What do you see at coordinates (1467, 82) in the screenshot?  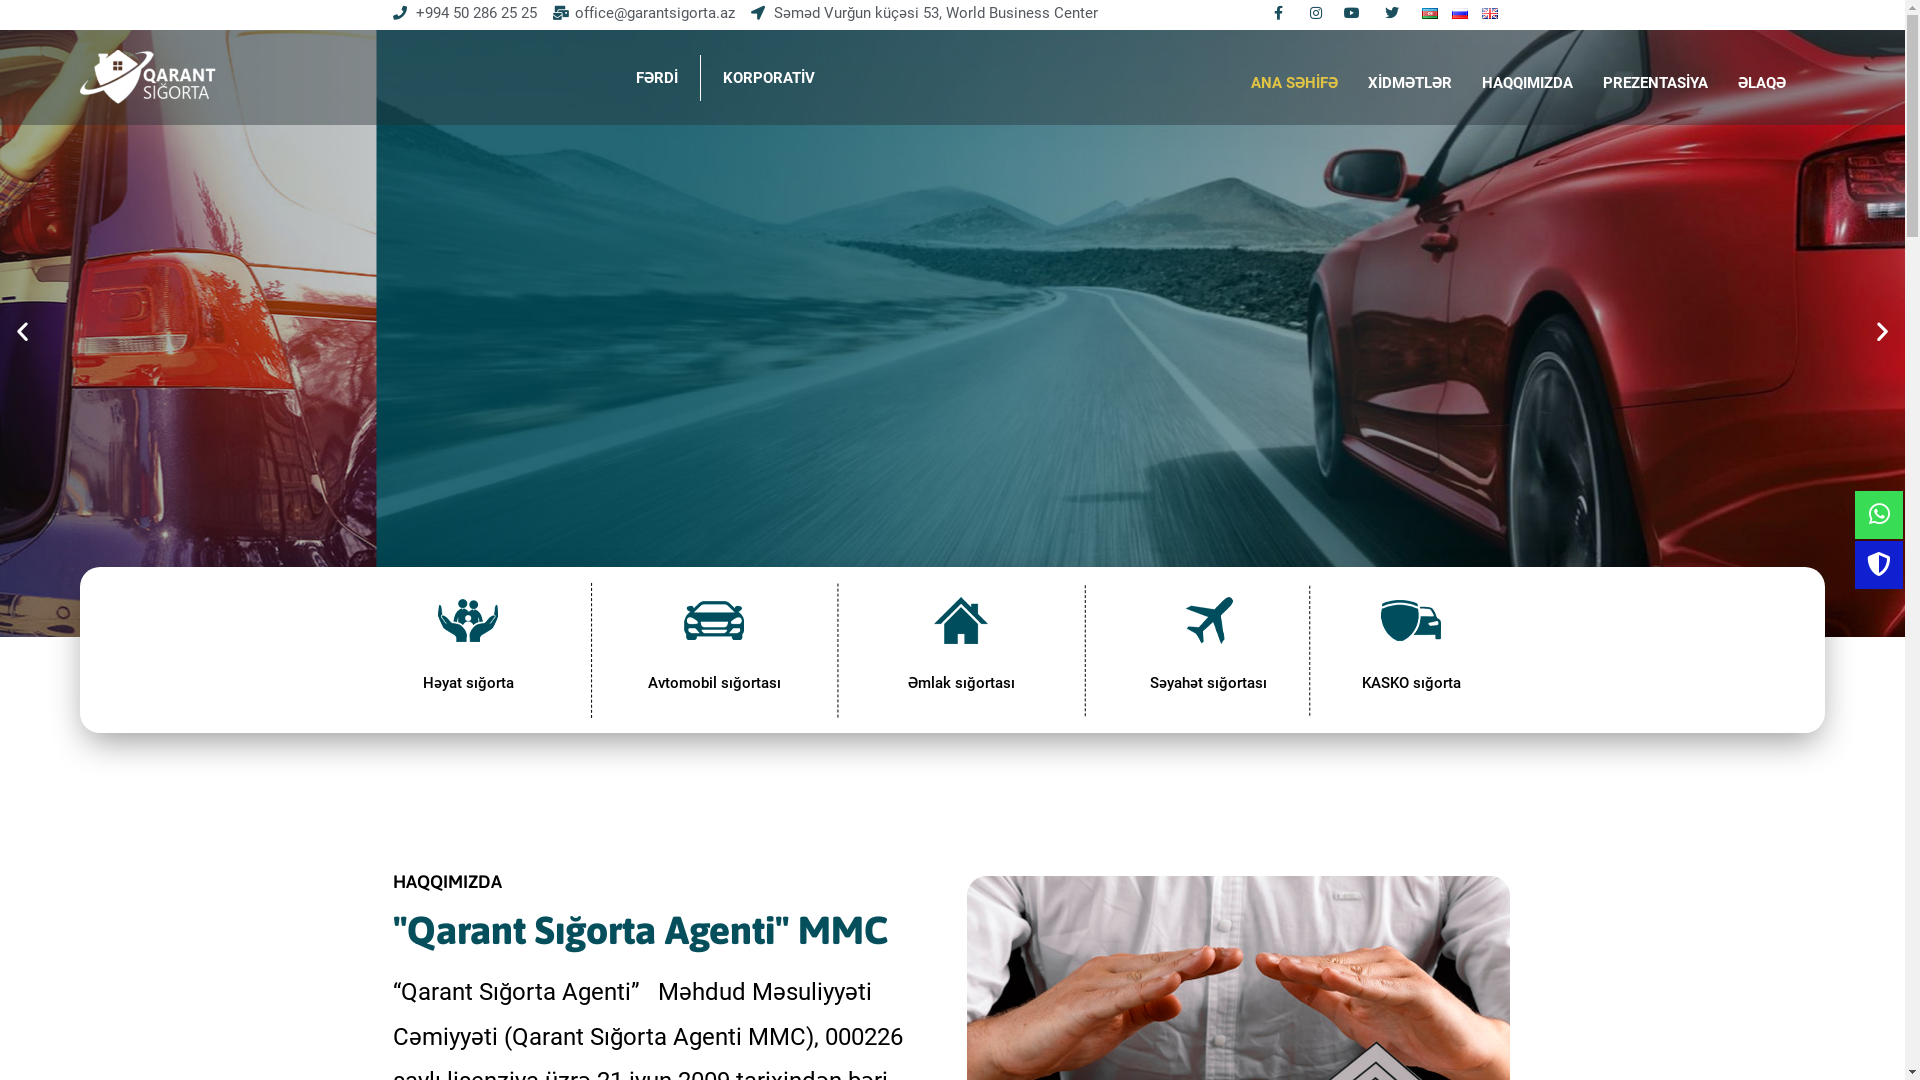 I see `'HAQQIMIZDA'` at bounding box center [1467, 82].